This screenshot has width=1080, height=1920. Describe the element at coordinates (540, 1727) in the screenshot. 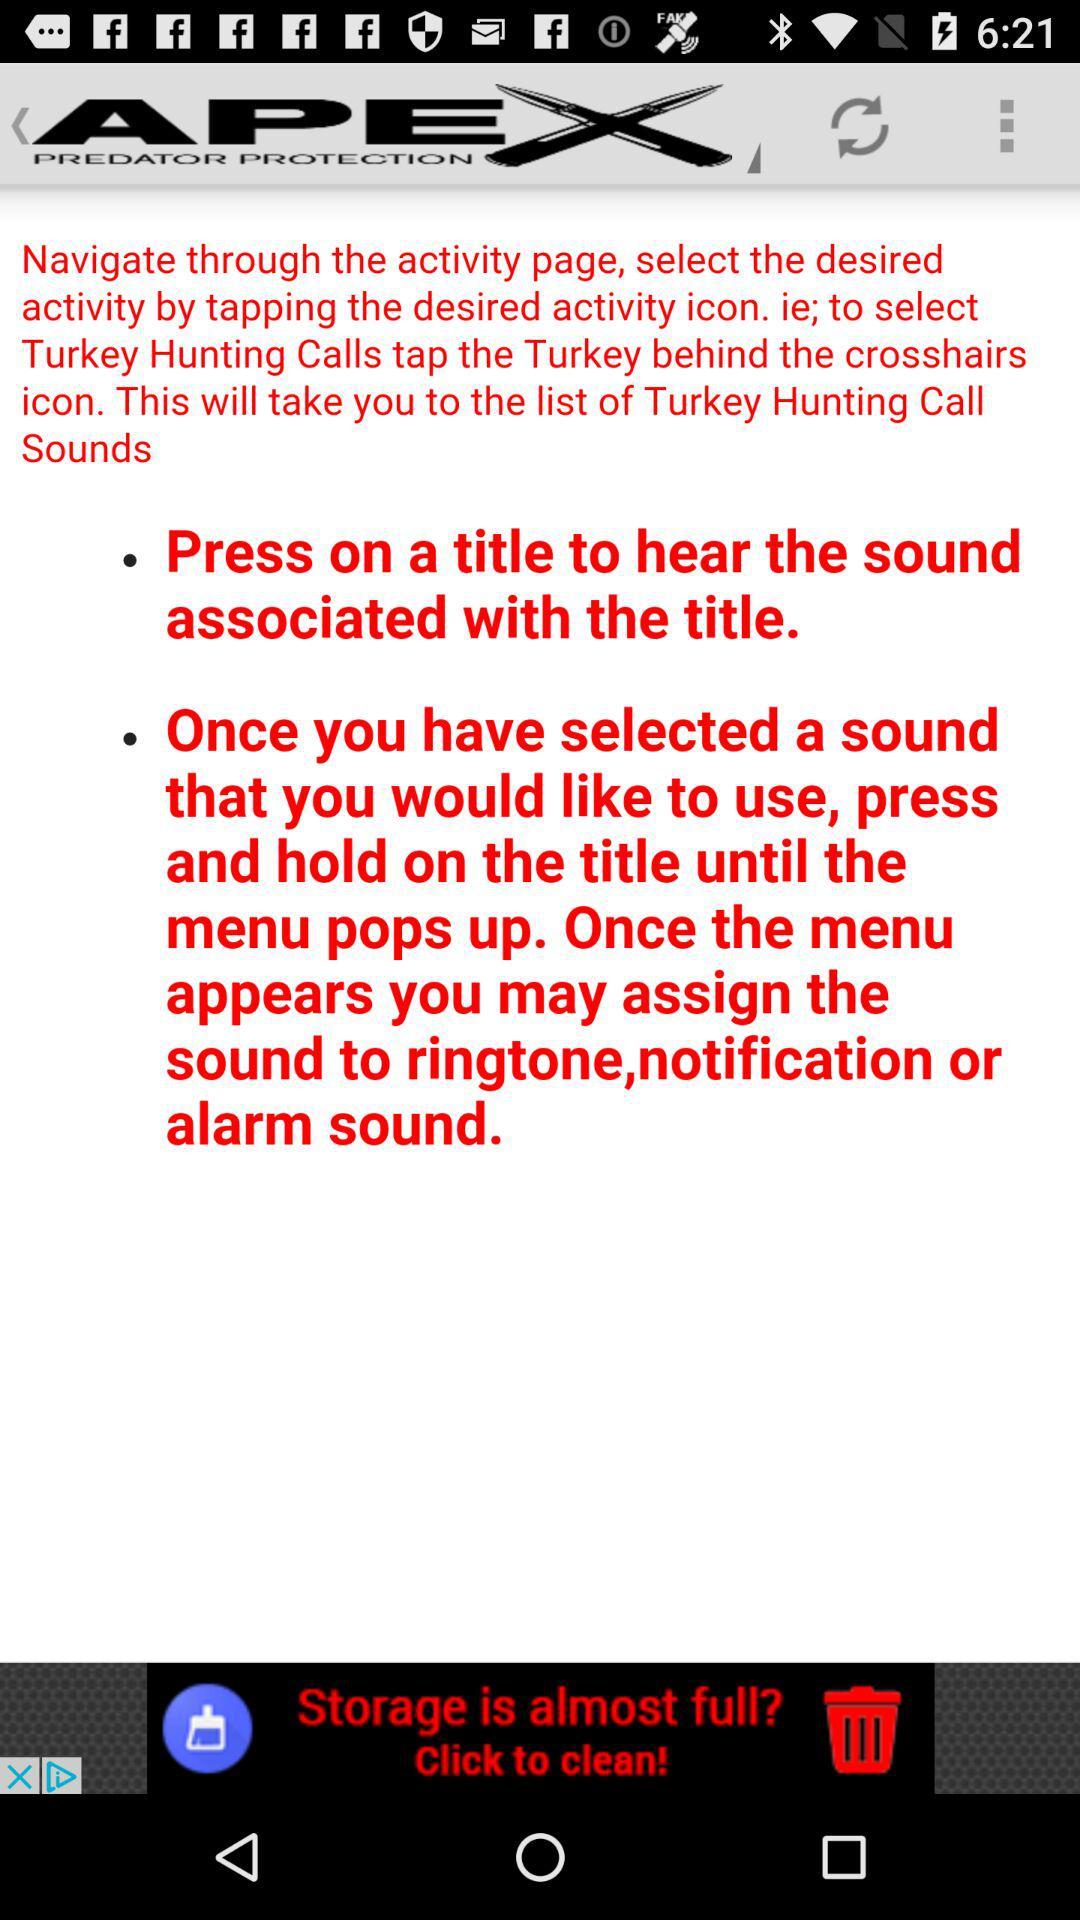

I see `advertisement banner` at that location.